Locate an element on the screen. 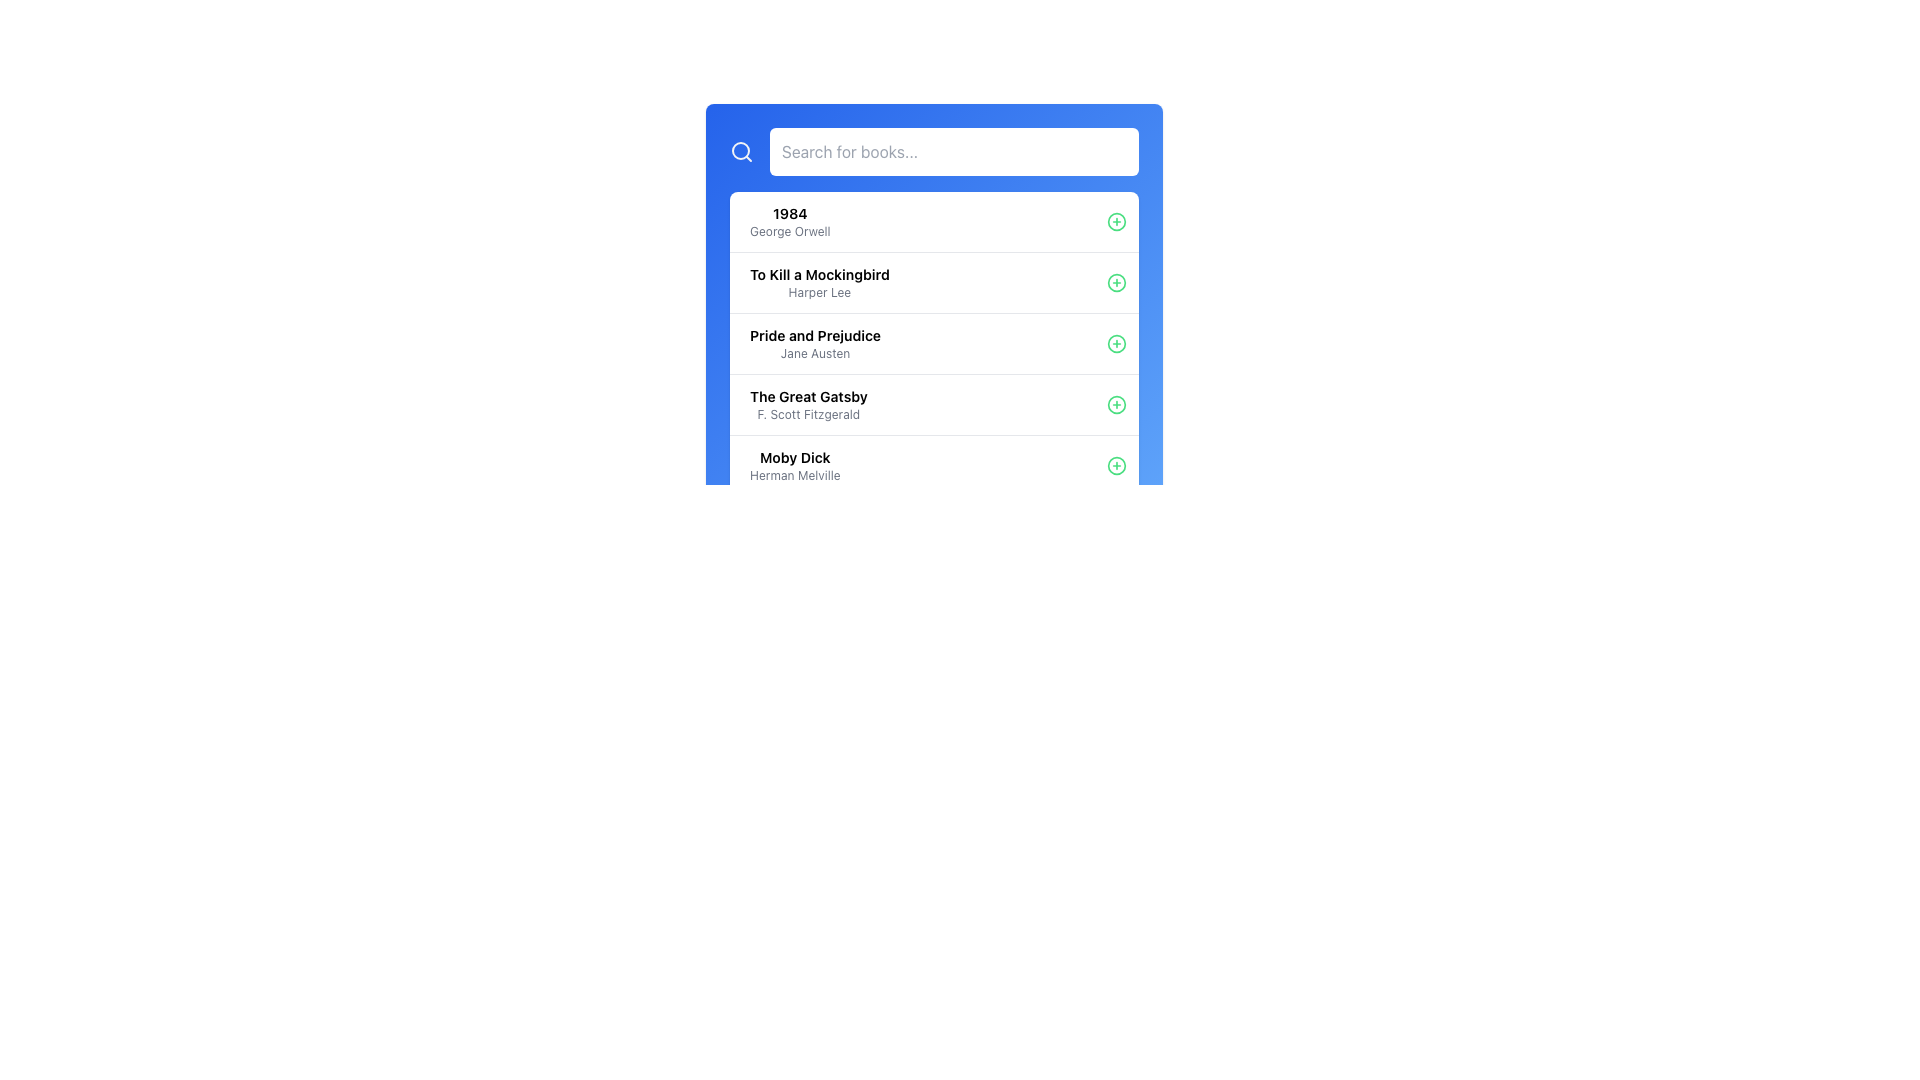  the Text Display element that describes a book item, located at the top of the list of book suggestions is located at coordinates (789, 222).